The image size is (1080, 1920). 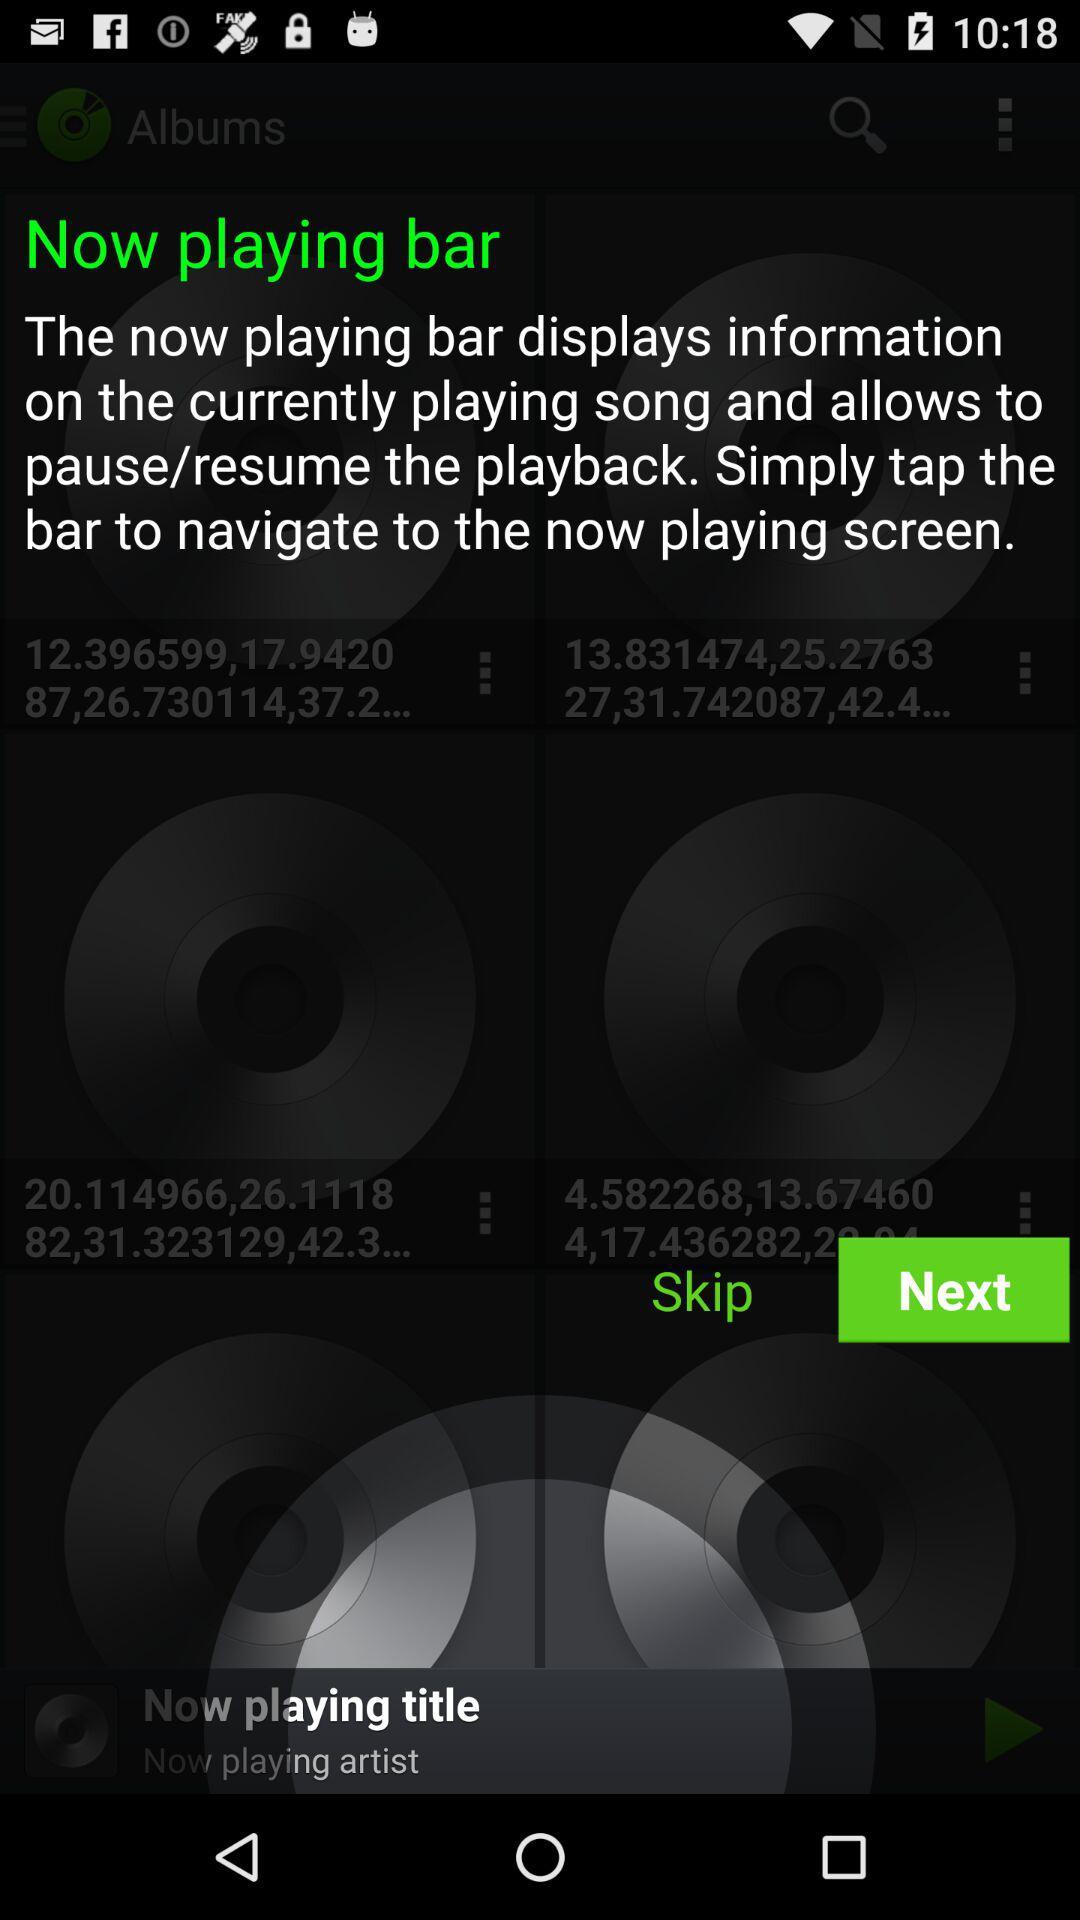 I want to click on play songs, so click(x=1008, y=1729).